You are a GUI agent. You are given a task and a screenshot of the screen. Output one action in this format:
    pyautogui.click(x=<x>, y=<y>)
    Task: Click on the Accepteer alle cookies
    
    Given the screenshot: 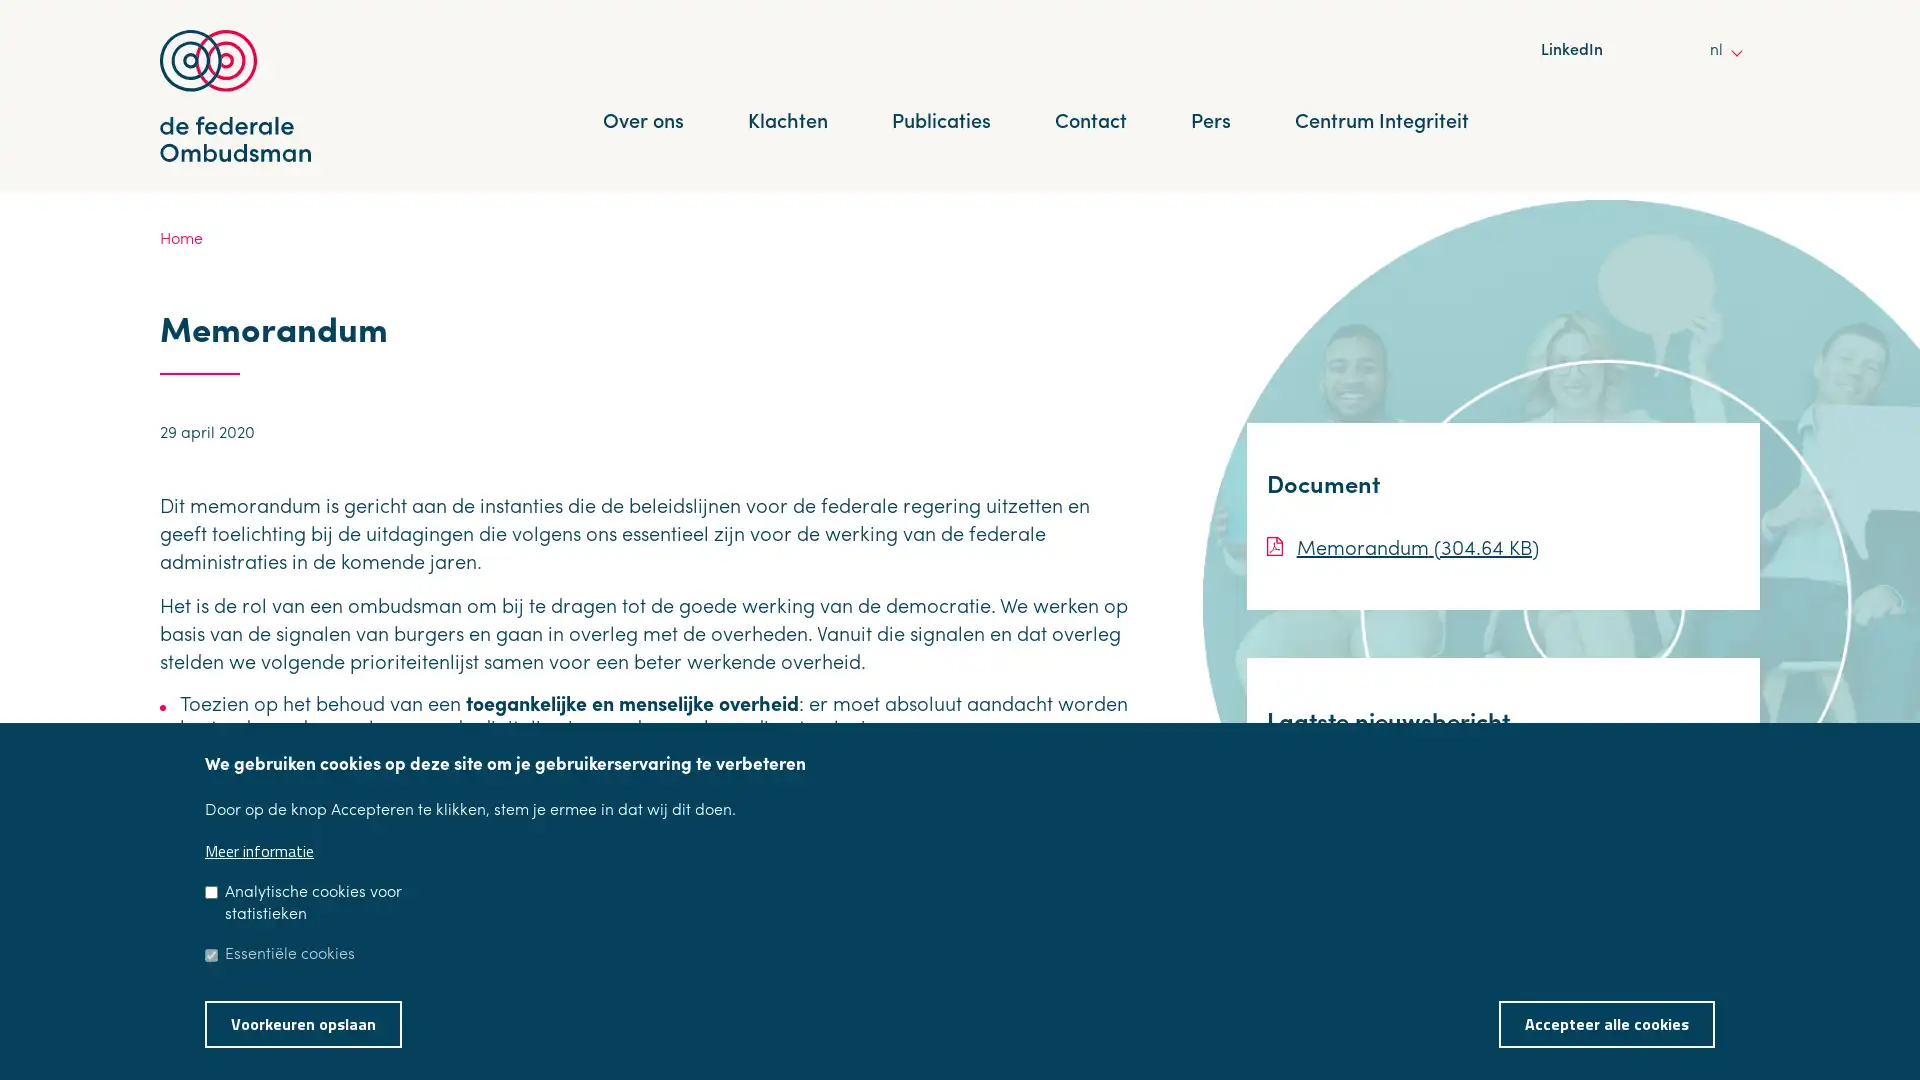 What is the action you would take?
    pyautogui.click(x=1607, y=1023)
    